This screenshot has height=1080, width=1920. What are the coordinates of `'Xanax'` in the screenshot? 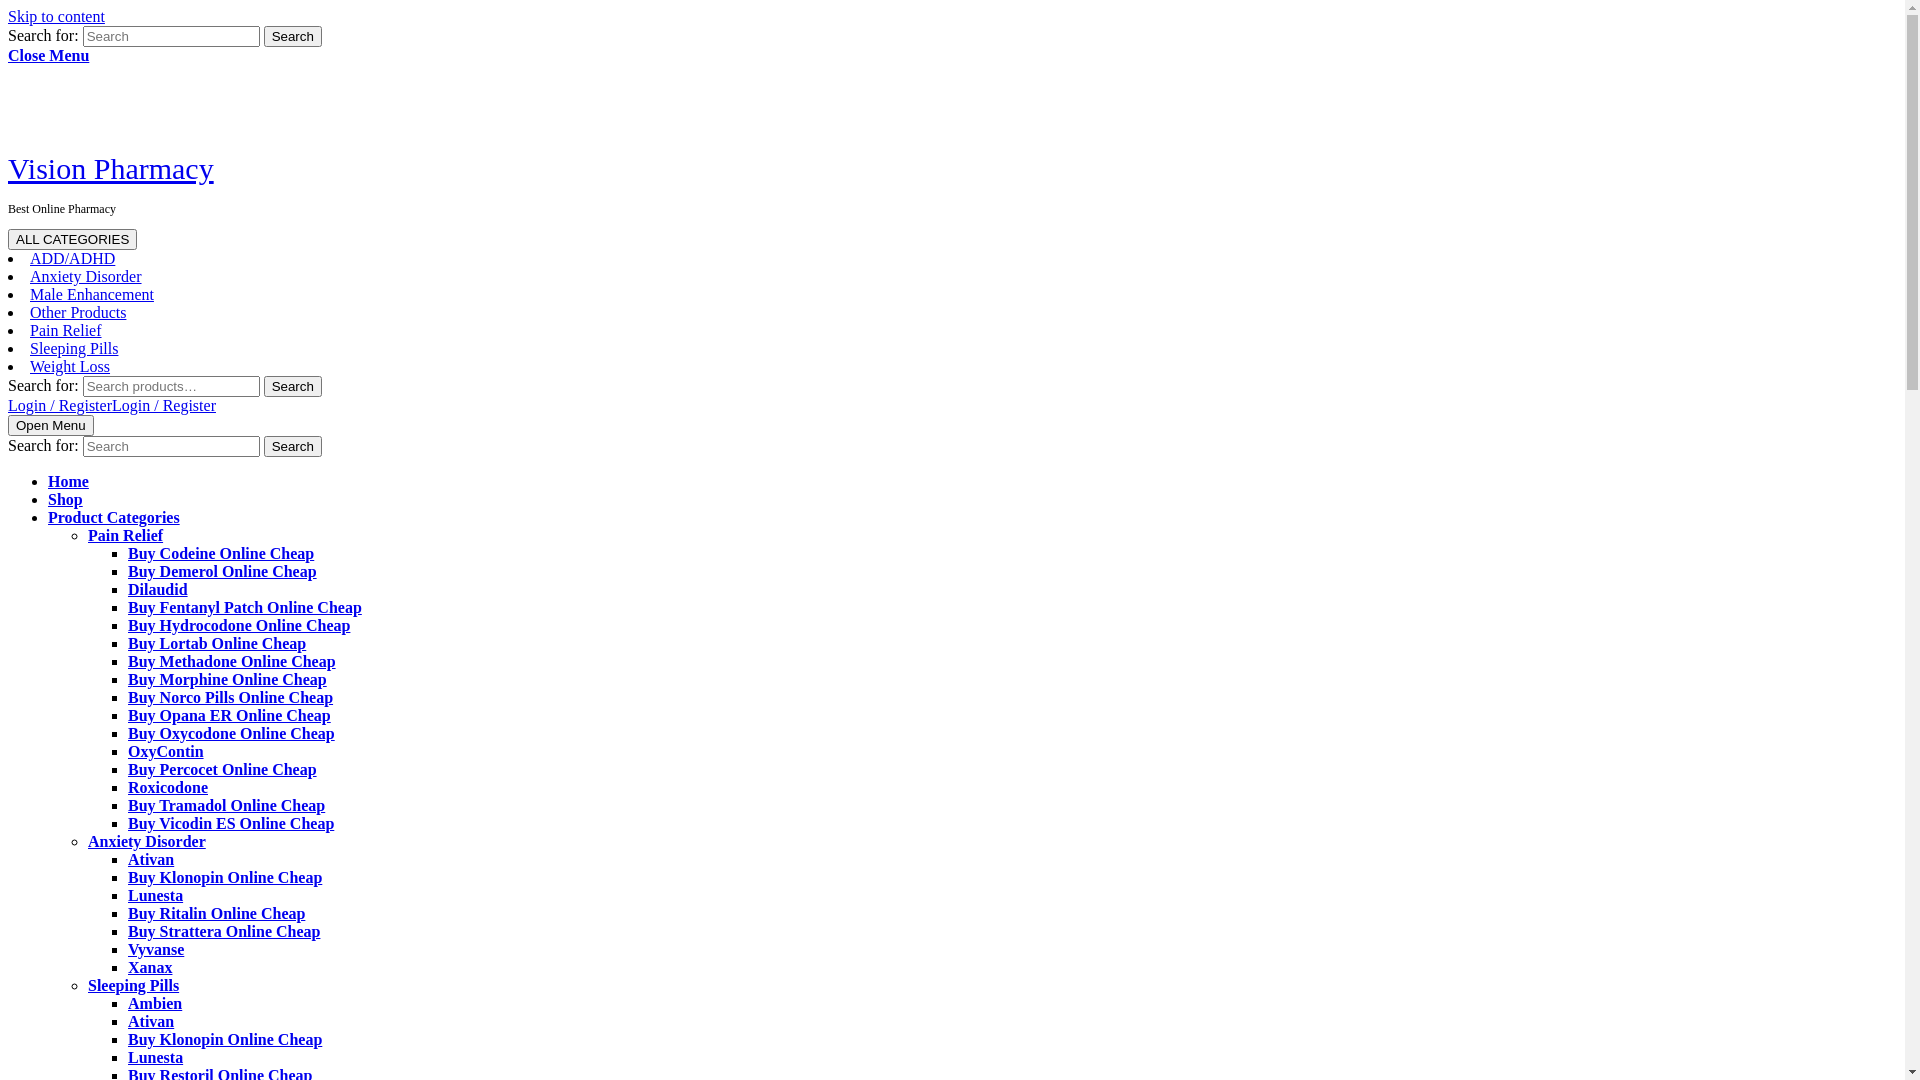 It's located at (148, 966).